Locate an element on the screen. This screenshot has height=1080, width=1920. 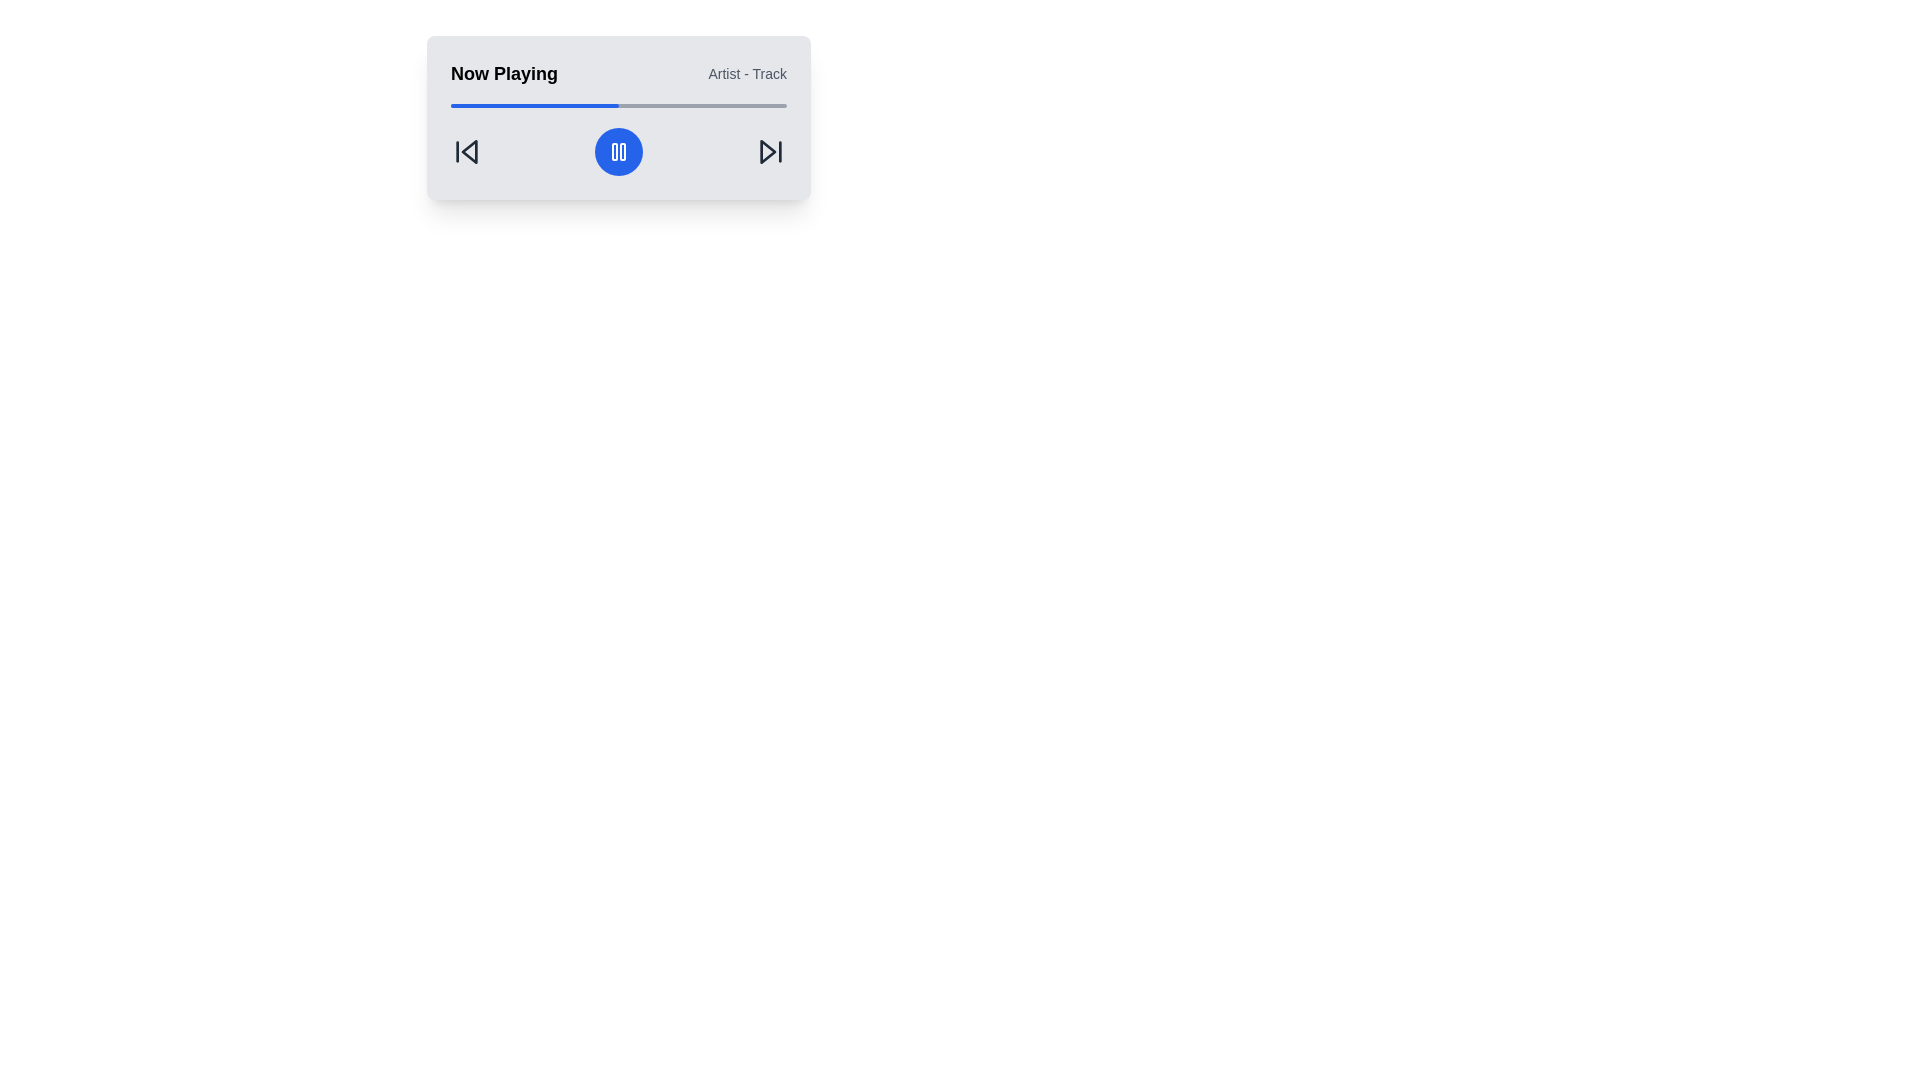
the progress of the bar is located at coordinates (759, 105).